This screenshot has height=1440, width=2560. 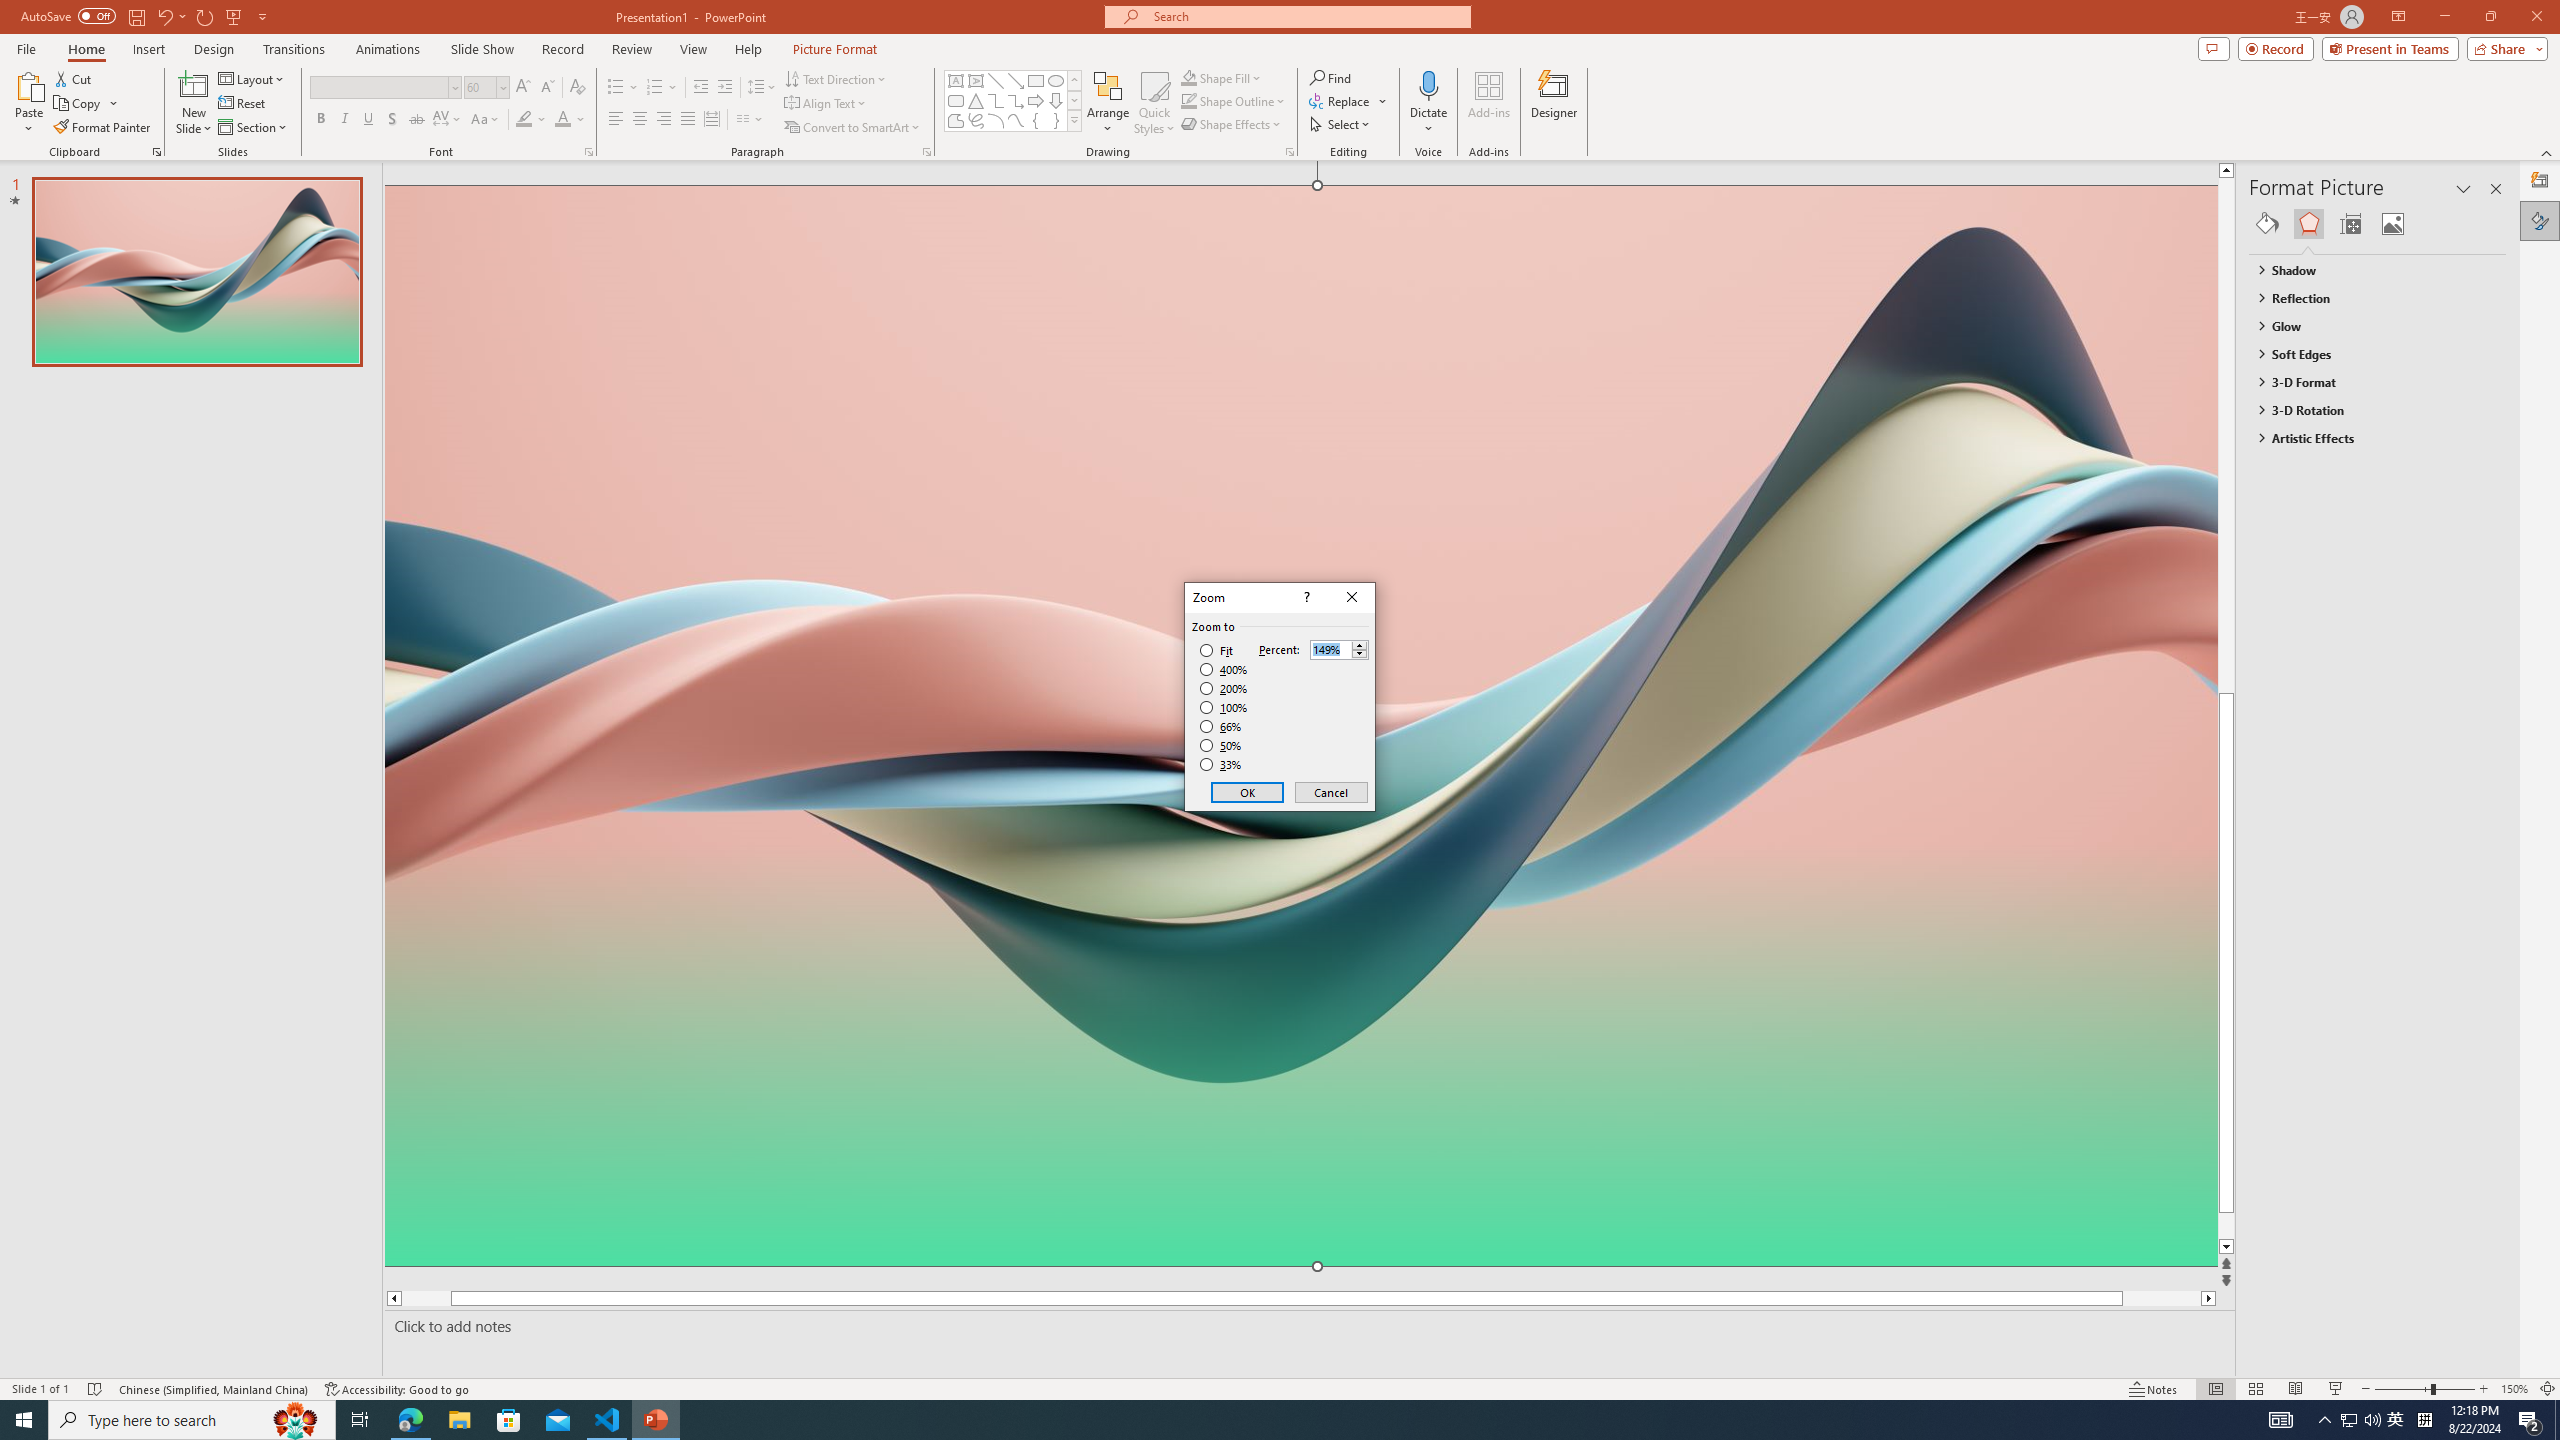 What do you see at coordinates (2368, 382) in the screenshot?
I see `'3-D Format'` at bounding box center [2368, 382].